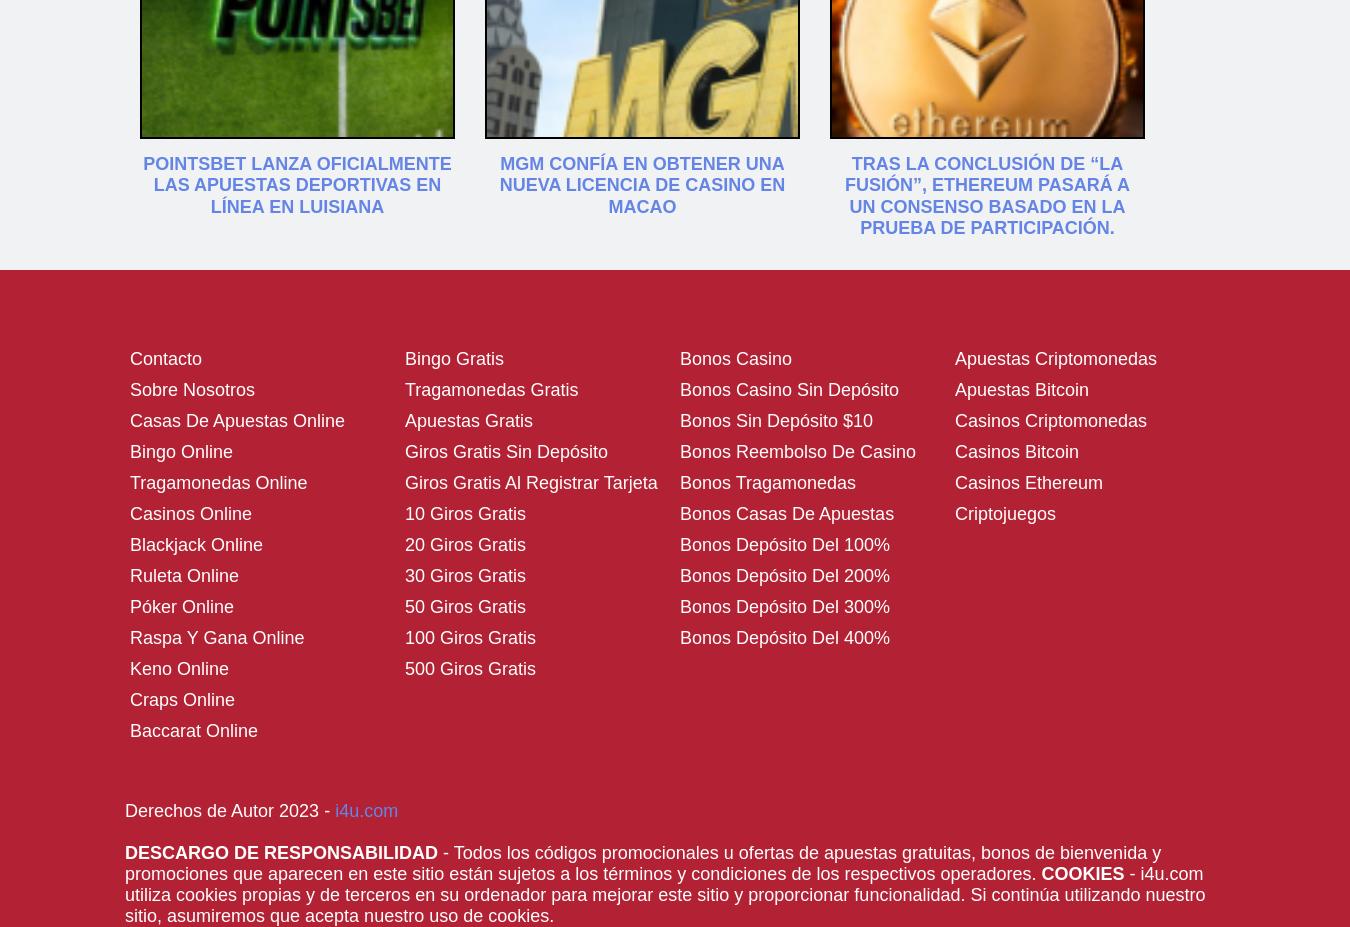 Image resolution: width=1350 pixels, height=927 pixels. What do you see at coordinates (191, 513) in the screenshot?
I see `'Casinos Online'` at bounding box center [191, 513].